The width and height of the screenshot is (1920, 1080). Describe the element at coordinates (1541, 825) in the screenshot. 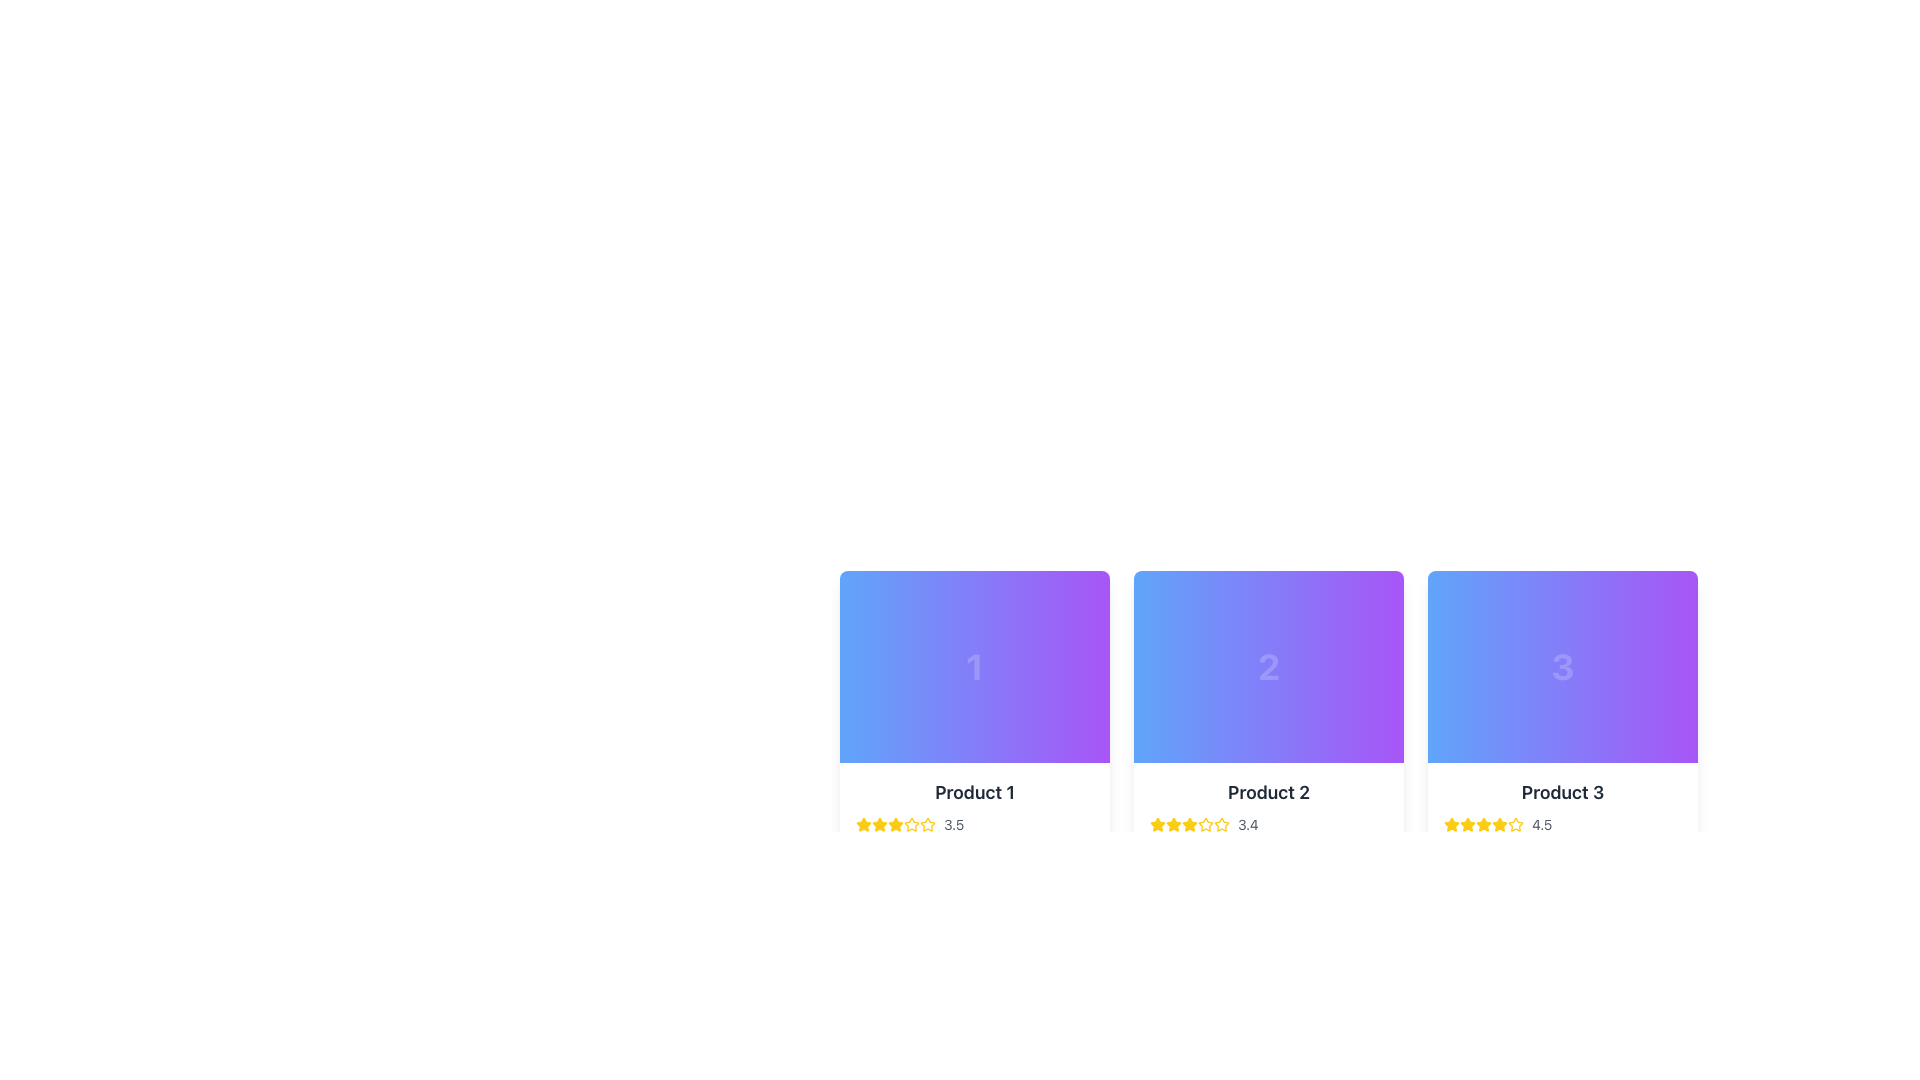

I see `text content of the numerical rating label located below the 'Product 3' label, positioned to the right of five yellow stars` at that location.